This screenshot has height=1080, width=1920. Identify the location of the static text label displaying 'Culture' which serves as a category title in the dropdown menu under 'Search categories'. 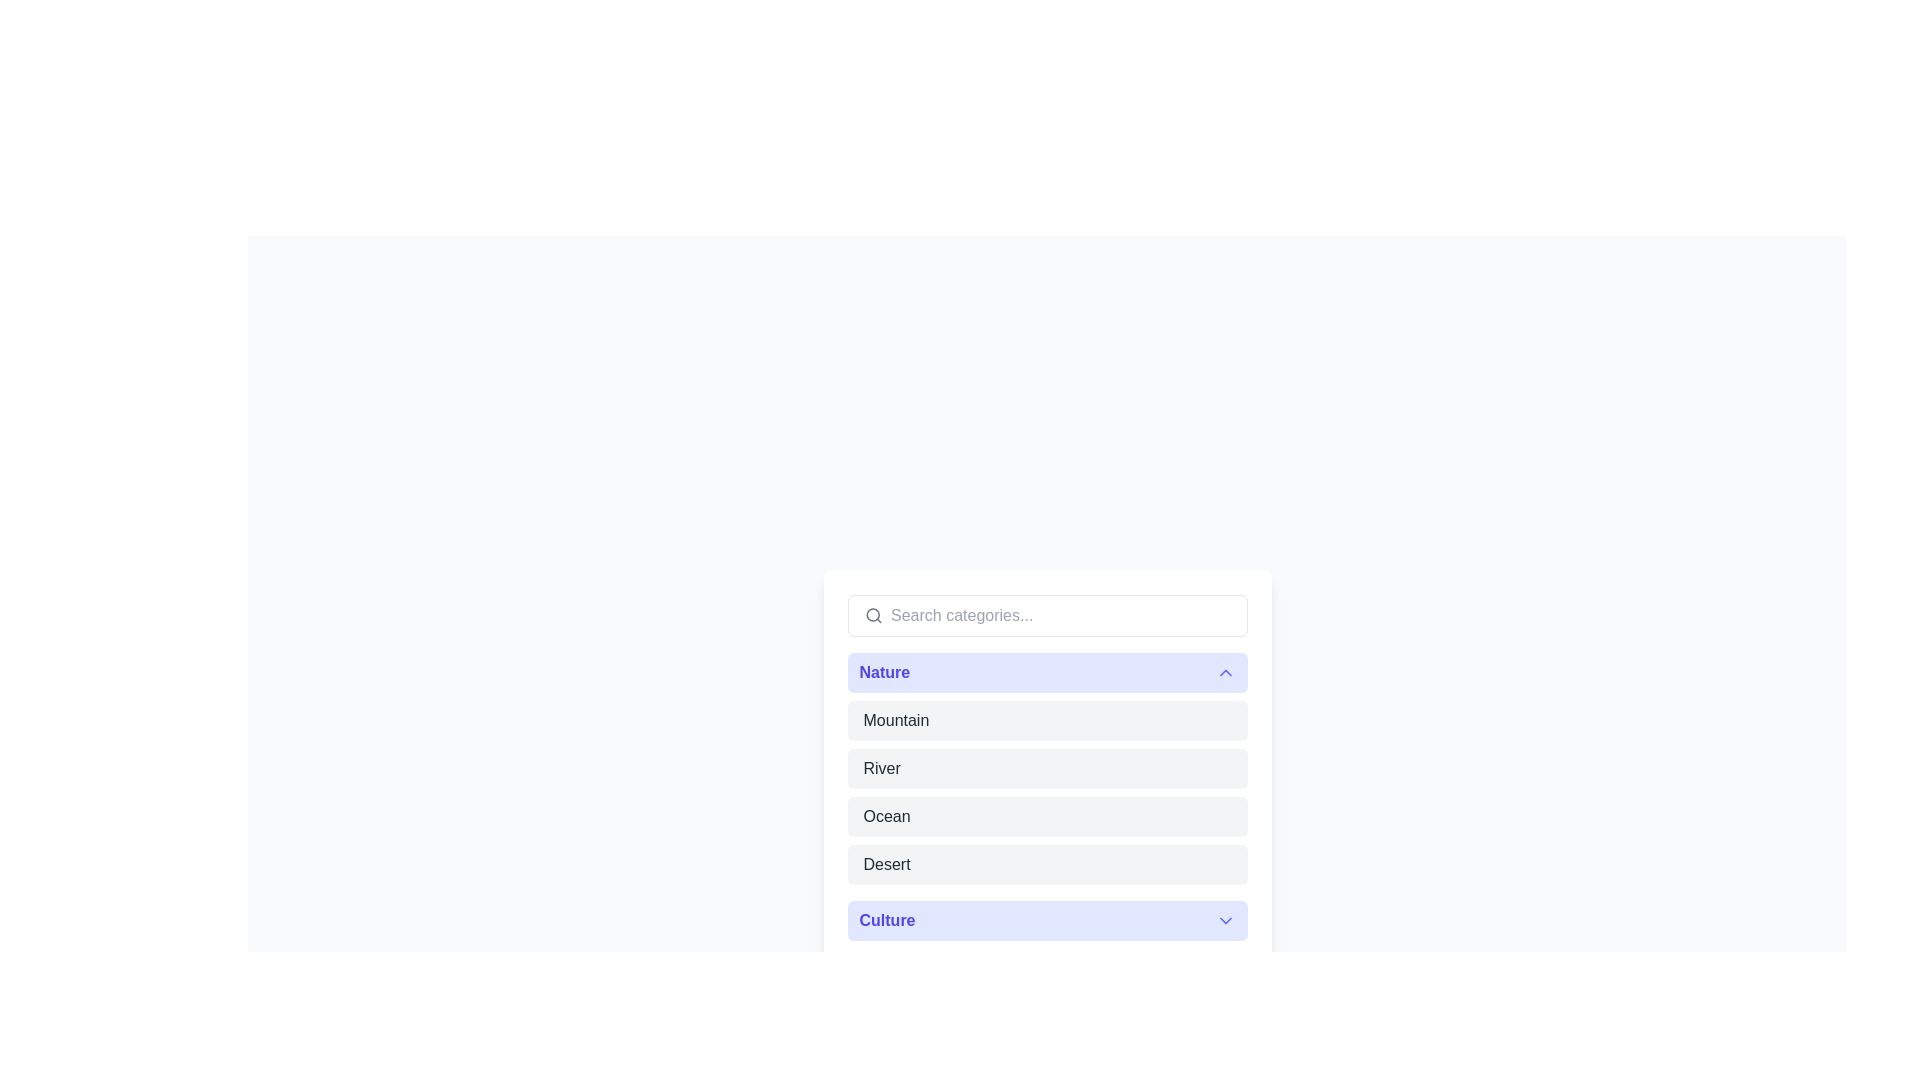
(886, 921).